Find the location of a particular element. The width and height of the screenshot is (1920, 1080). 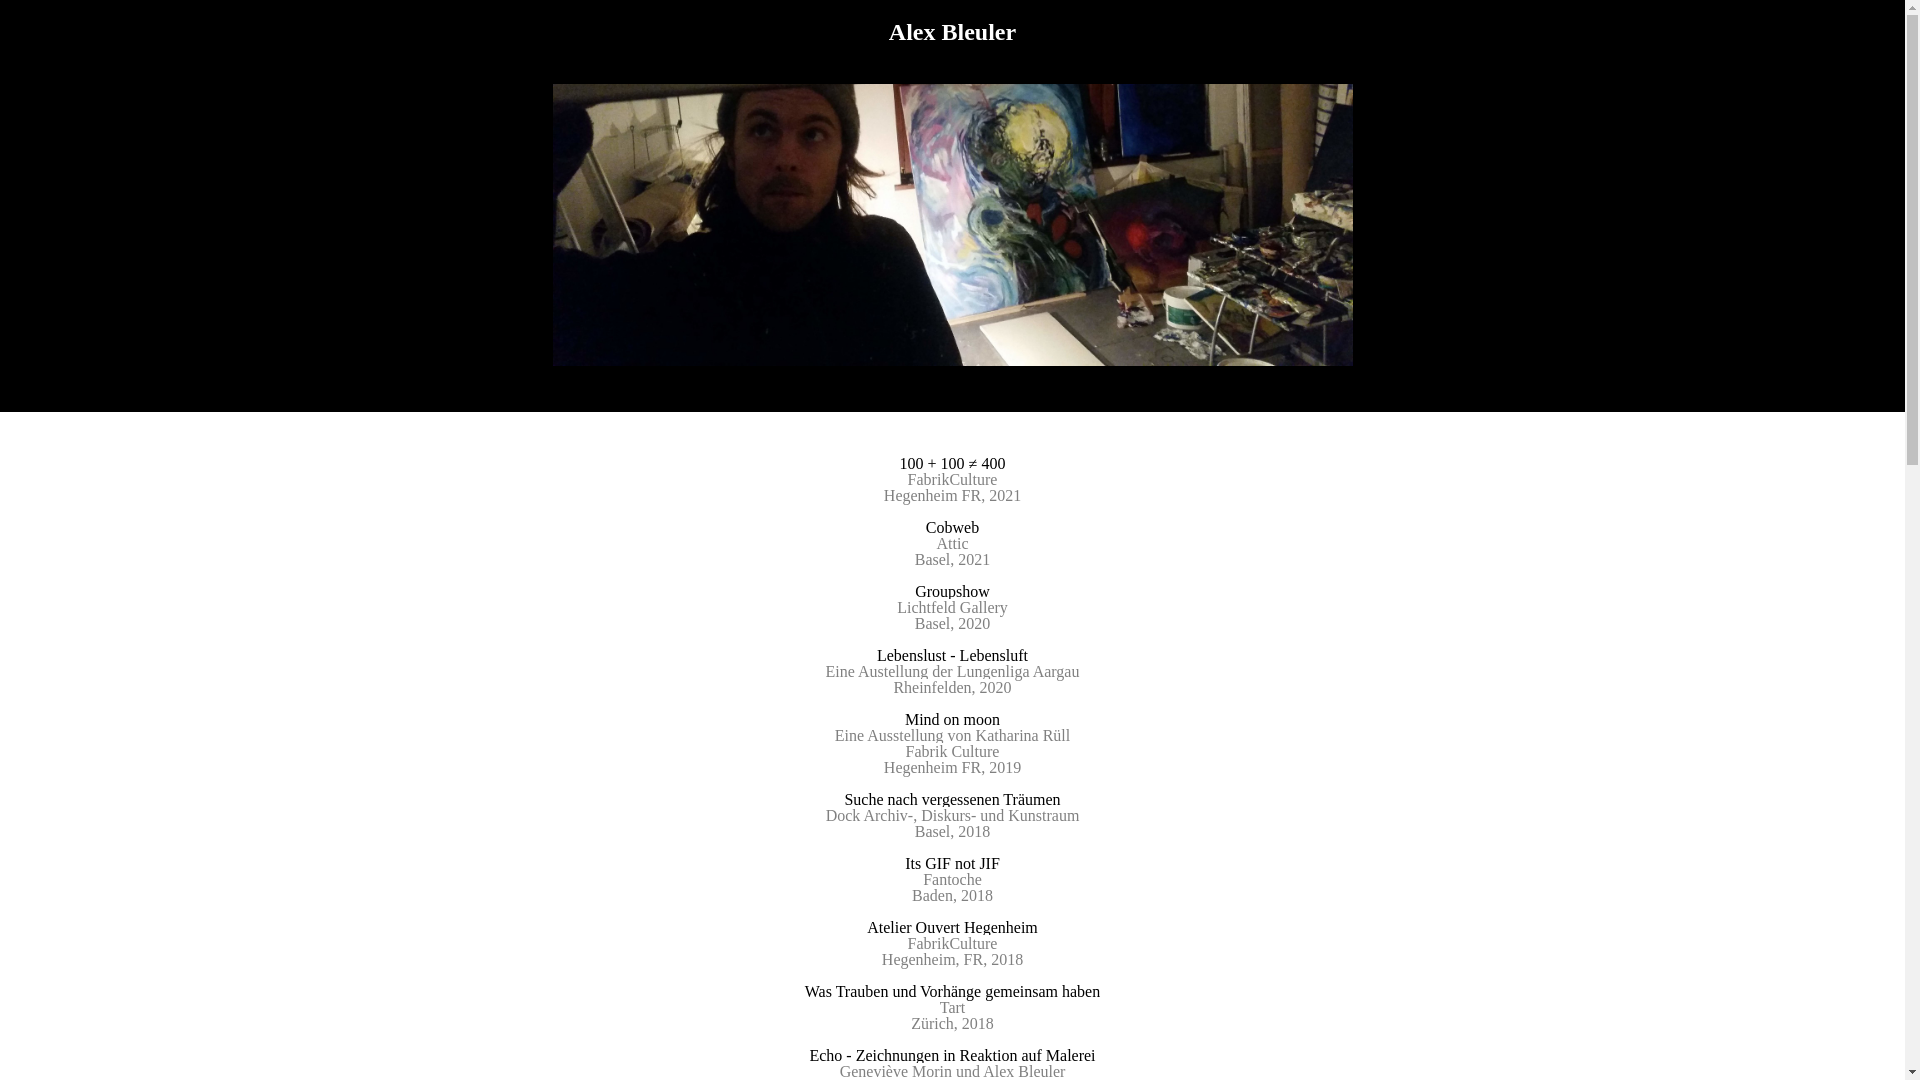

'Cobweb' is located at coordinates (951, 526).